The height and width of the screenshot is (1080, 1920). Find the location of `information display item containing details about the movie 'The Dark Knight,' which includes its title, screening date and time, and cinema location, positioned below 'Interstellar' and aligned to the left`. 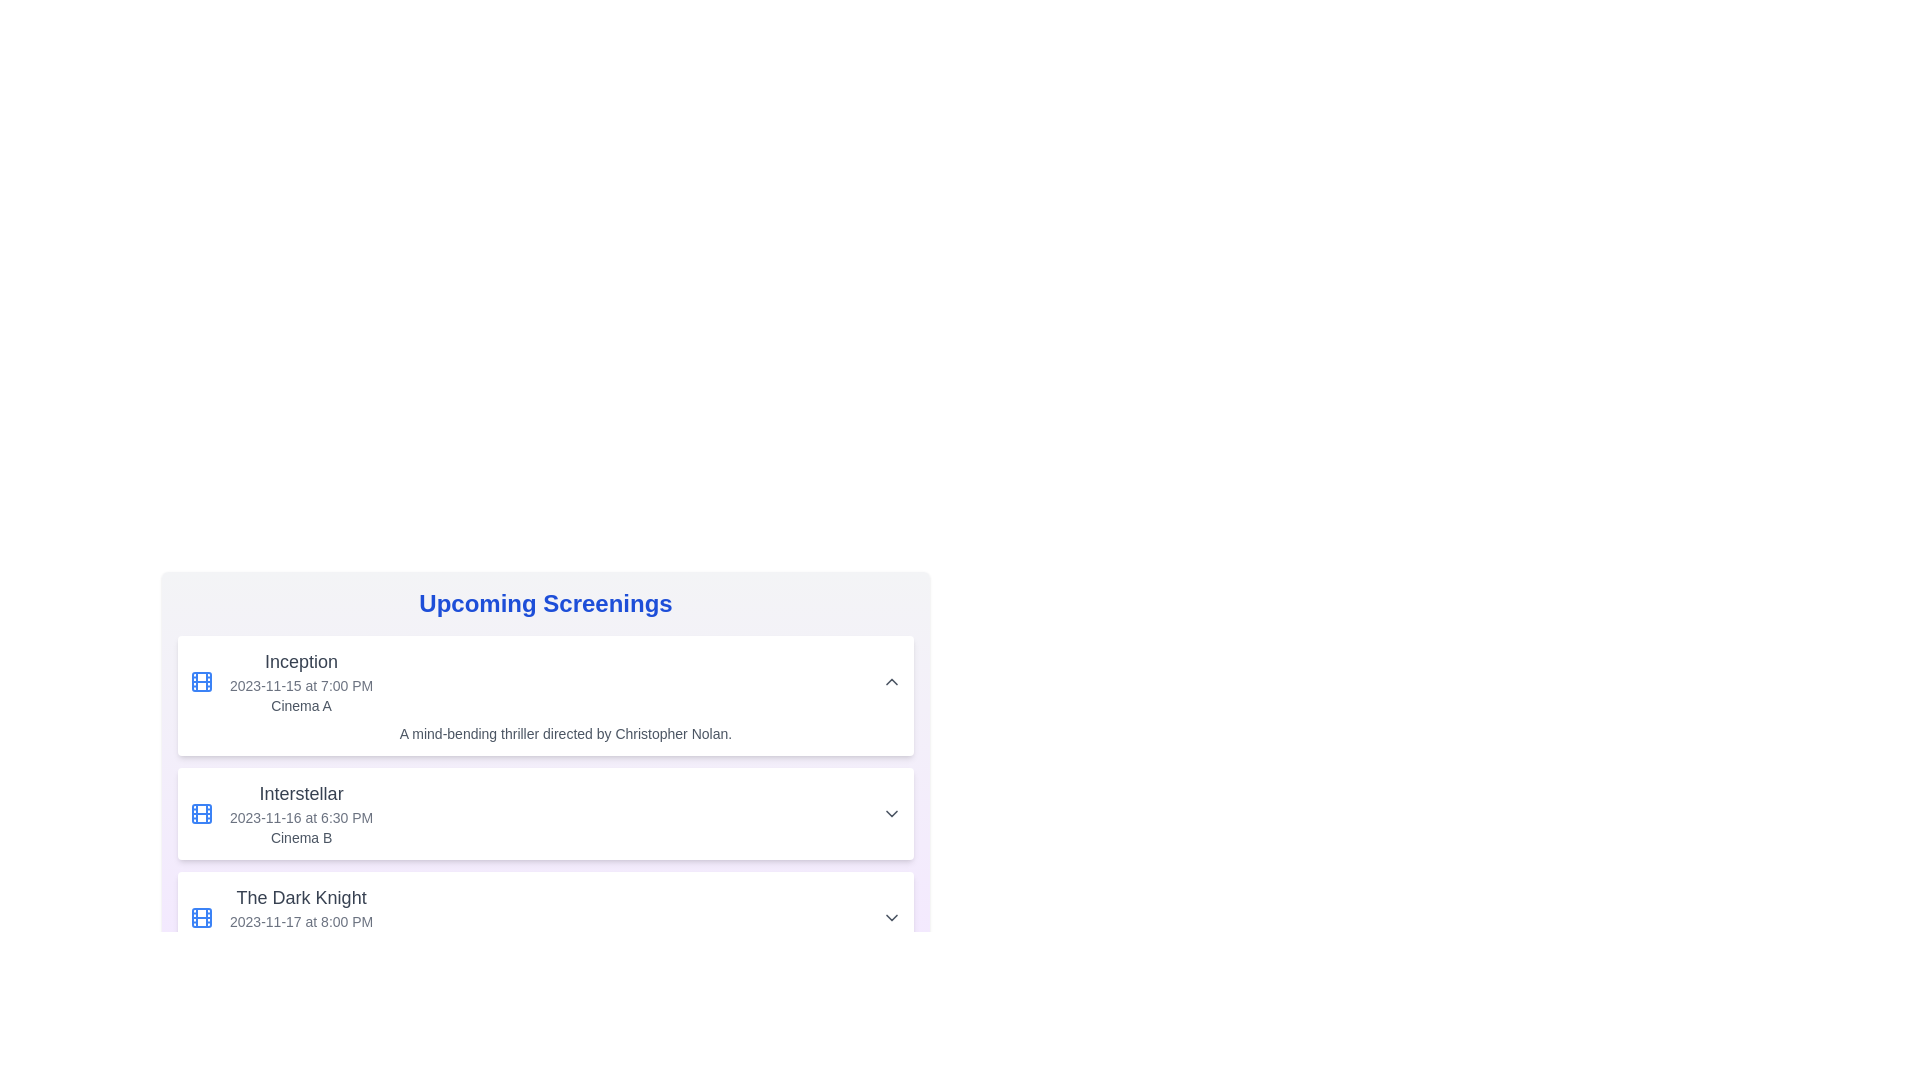

information display item containing details about the movie 'The Dark Knight,' which includes its title, screening date and time, and cinema location, positioned below 'Interstellar' and aligned to the left is located at coordinates (280, 918).